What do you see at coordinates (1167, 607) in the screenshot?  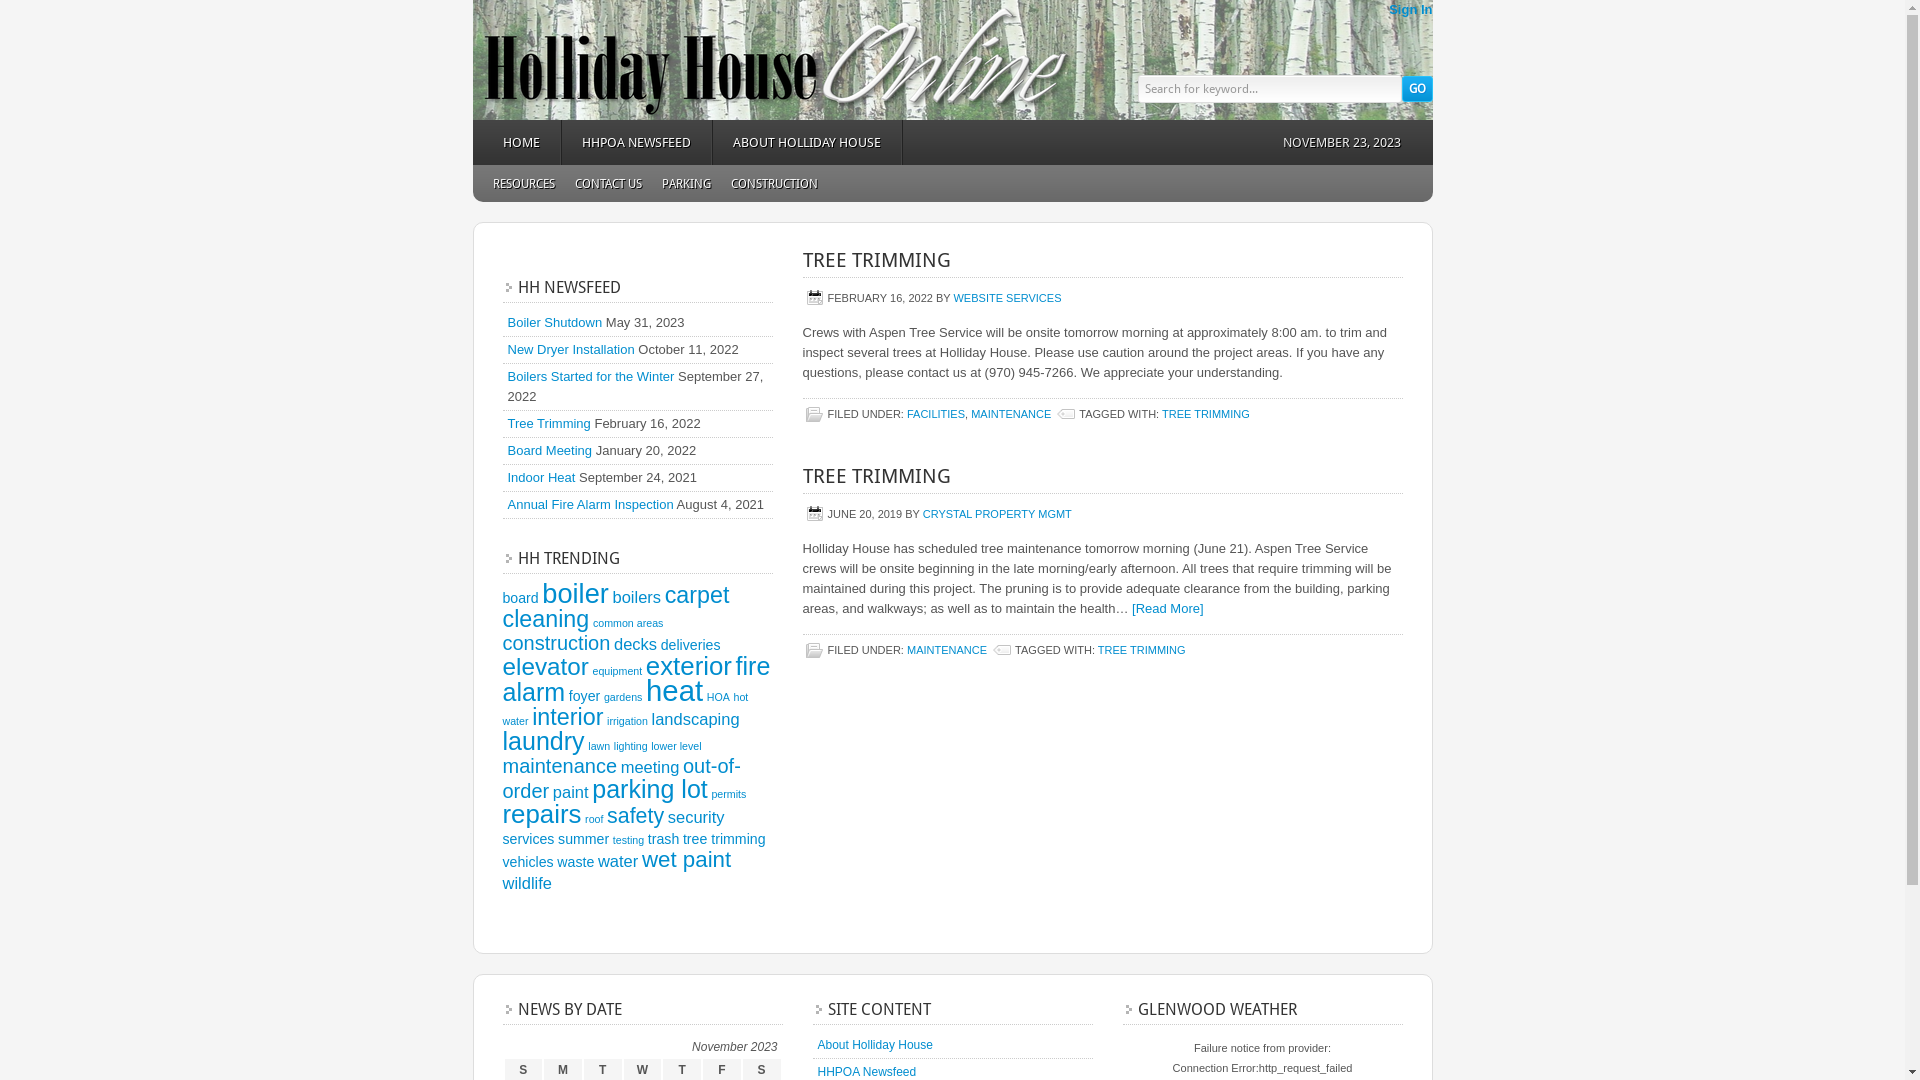 I see `'[Read More]'` at bounding box center [1167, 607].